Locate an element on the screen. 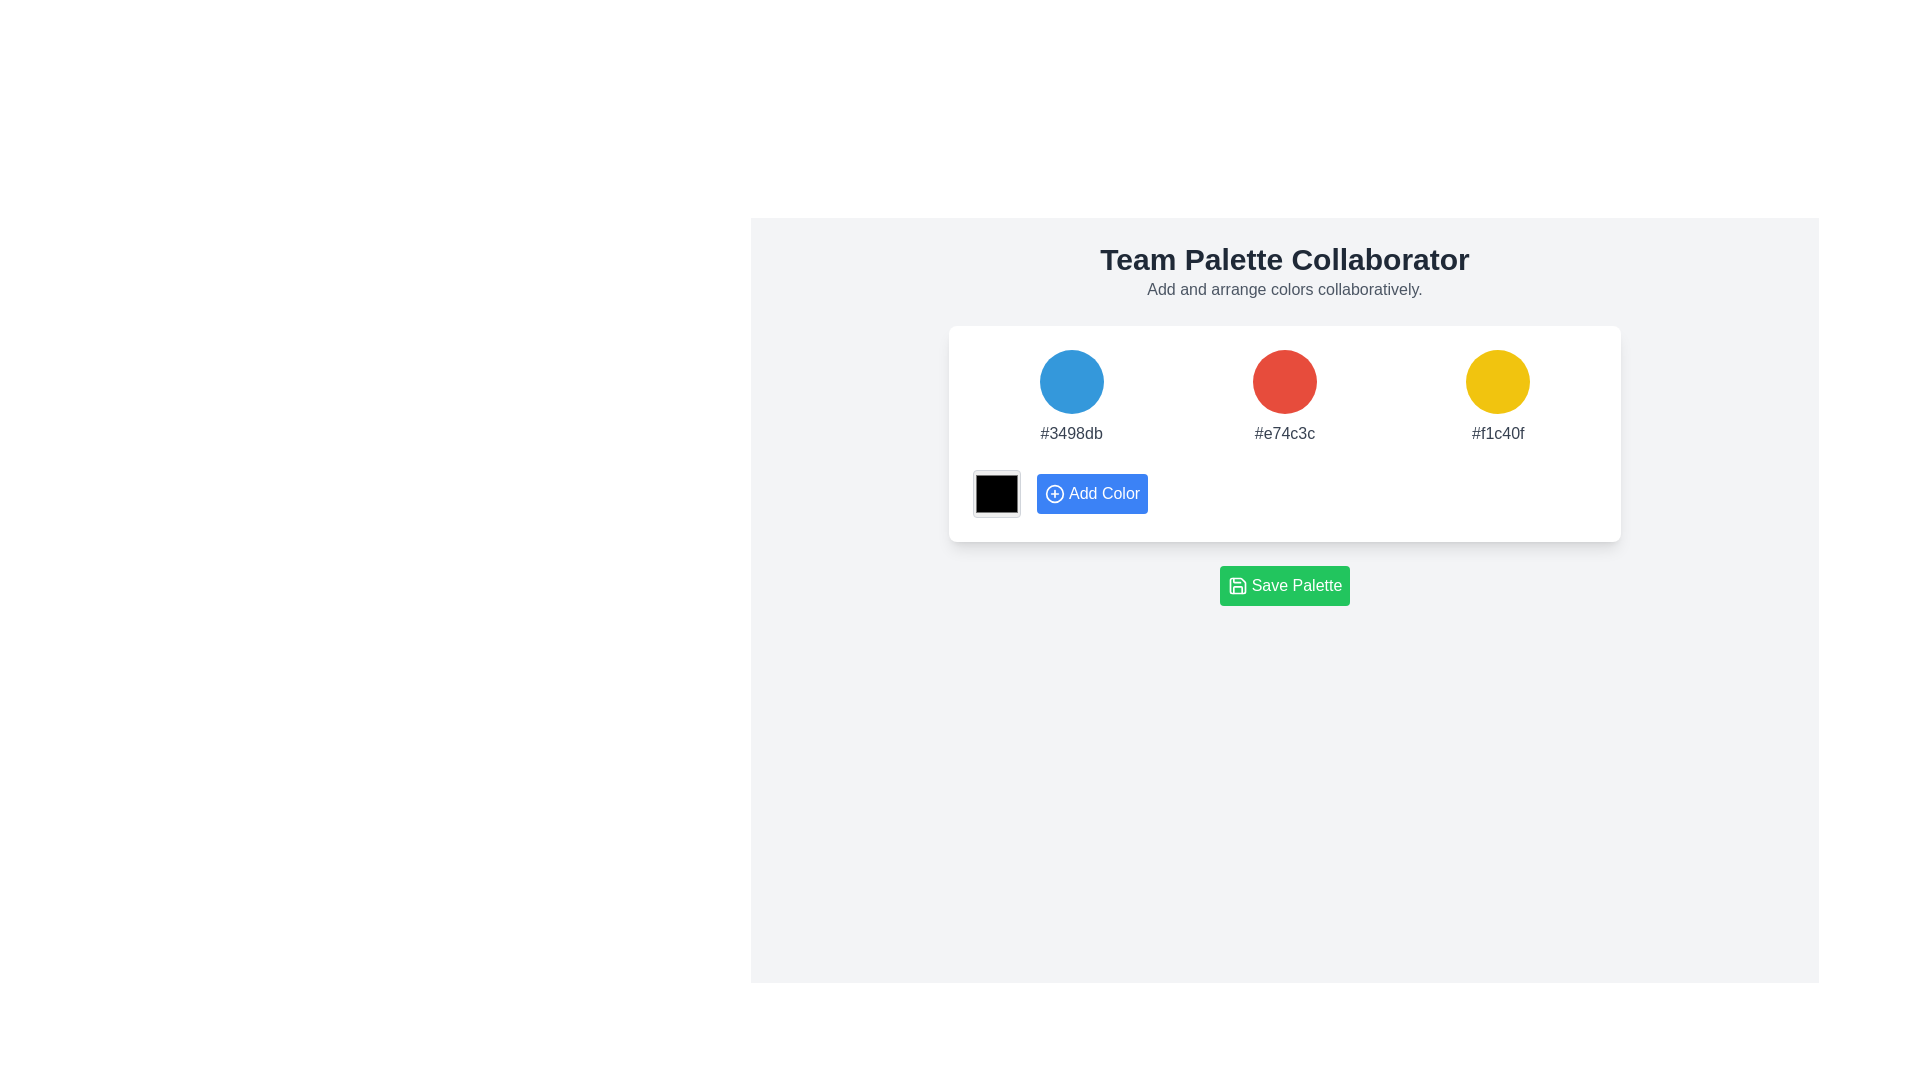  the text label displaying the hexadecimal color code for yellow is located at coordinates (1498, 433).